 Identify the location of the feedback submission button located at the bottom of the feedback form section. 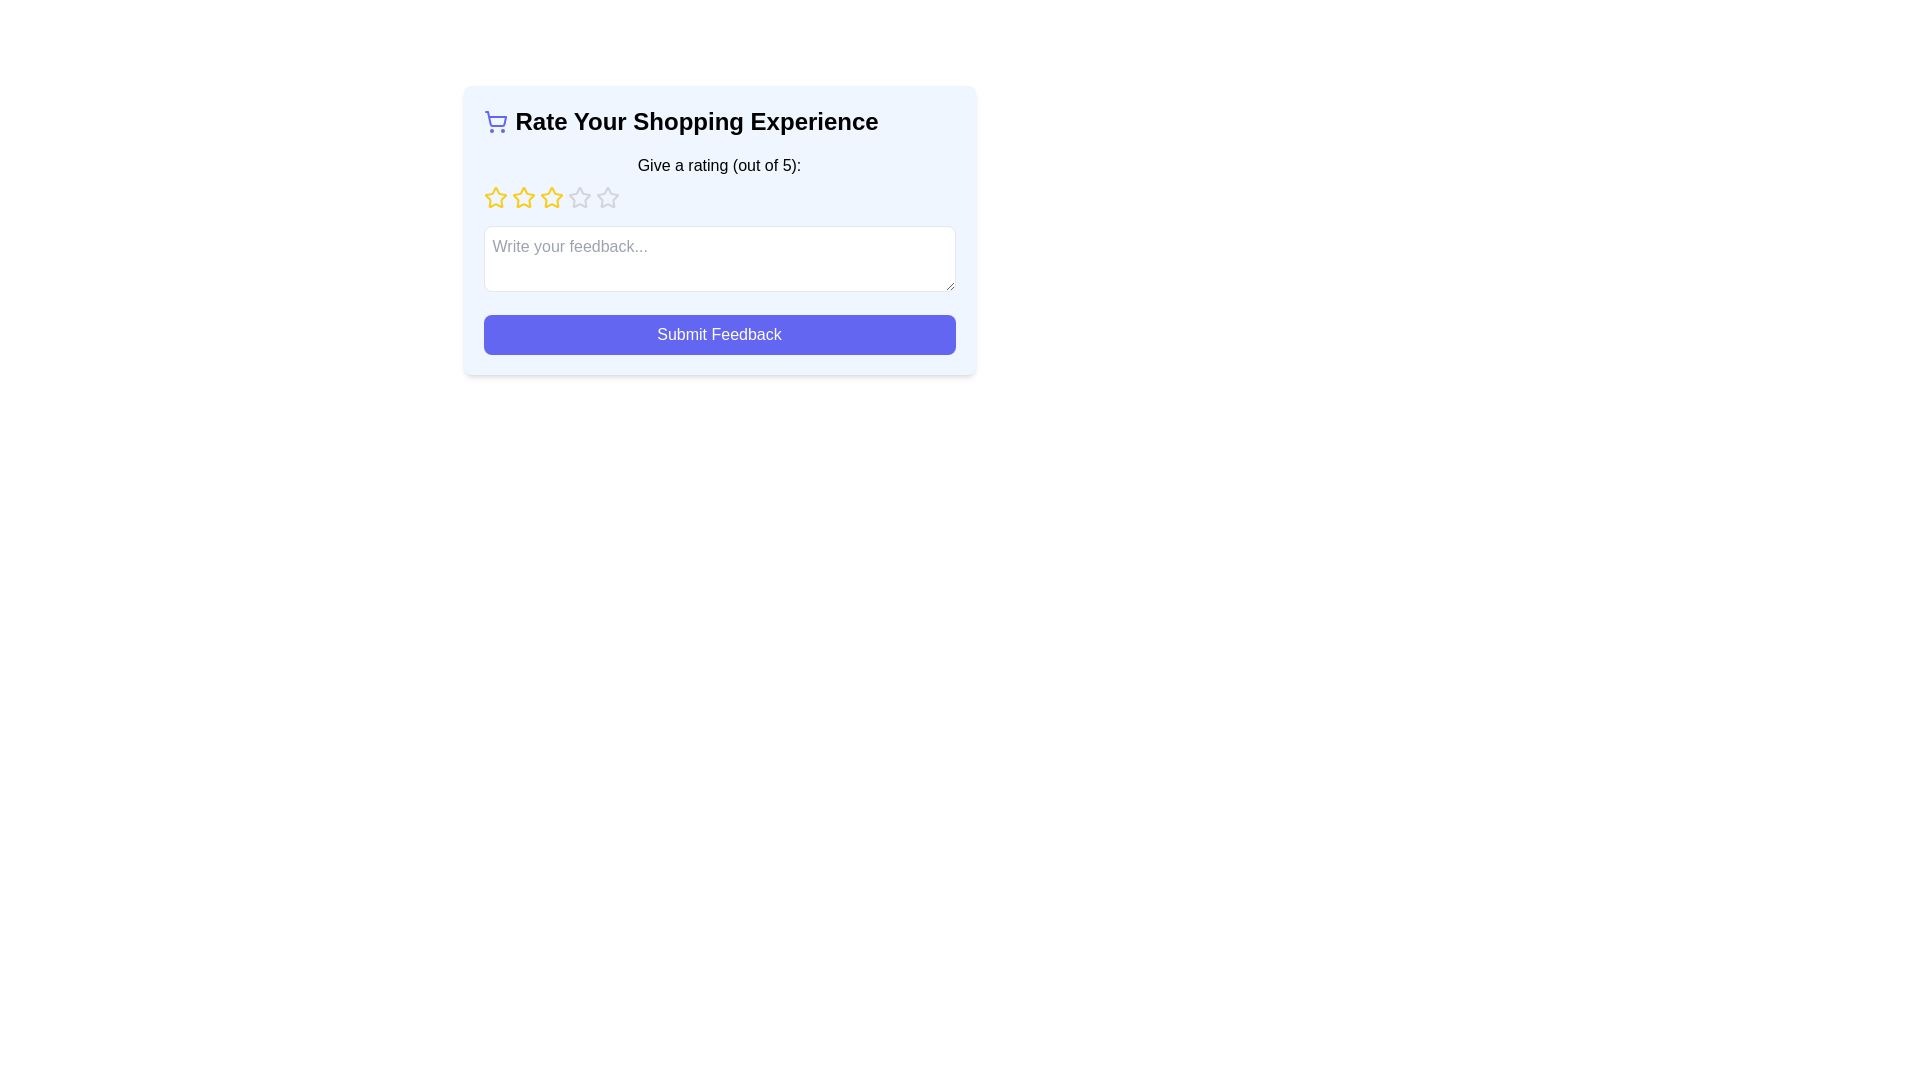
(719, 334).